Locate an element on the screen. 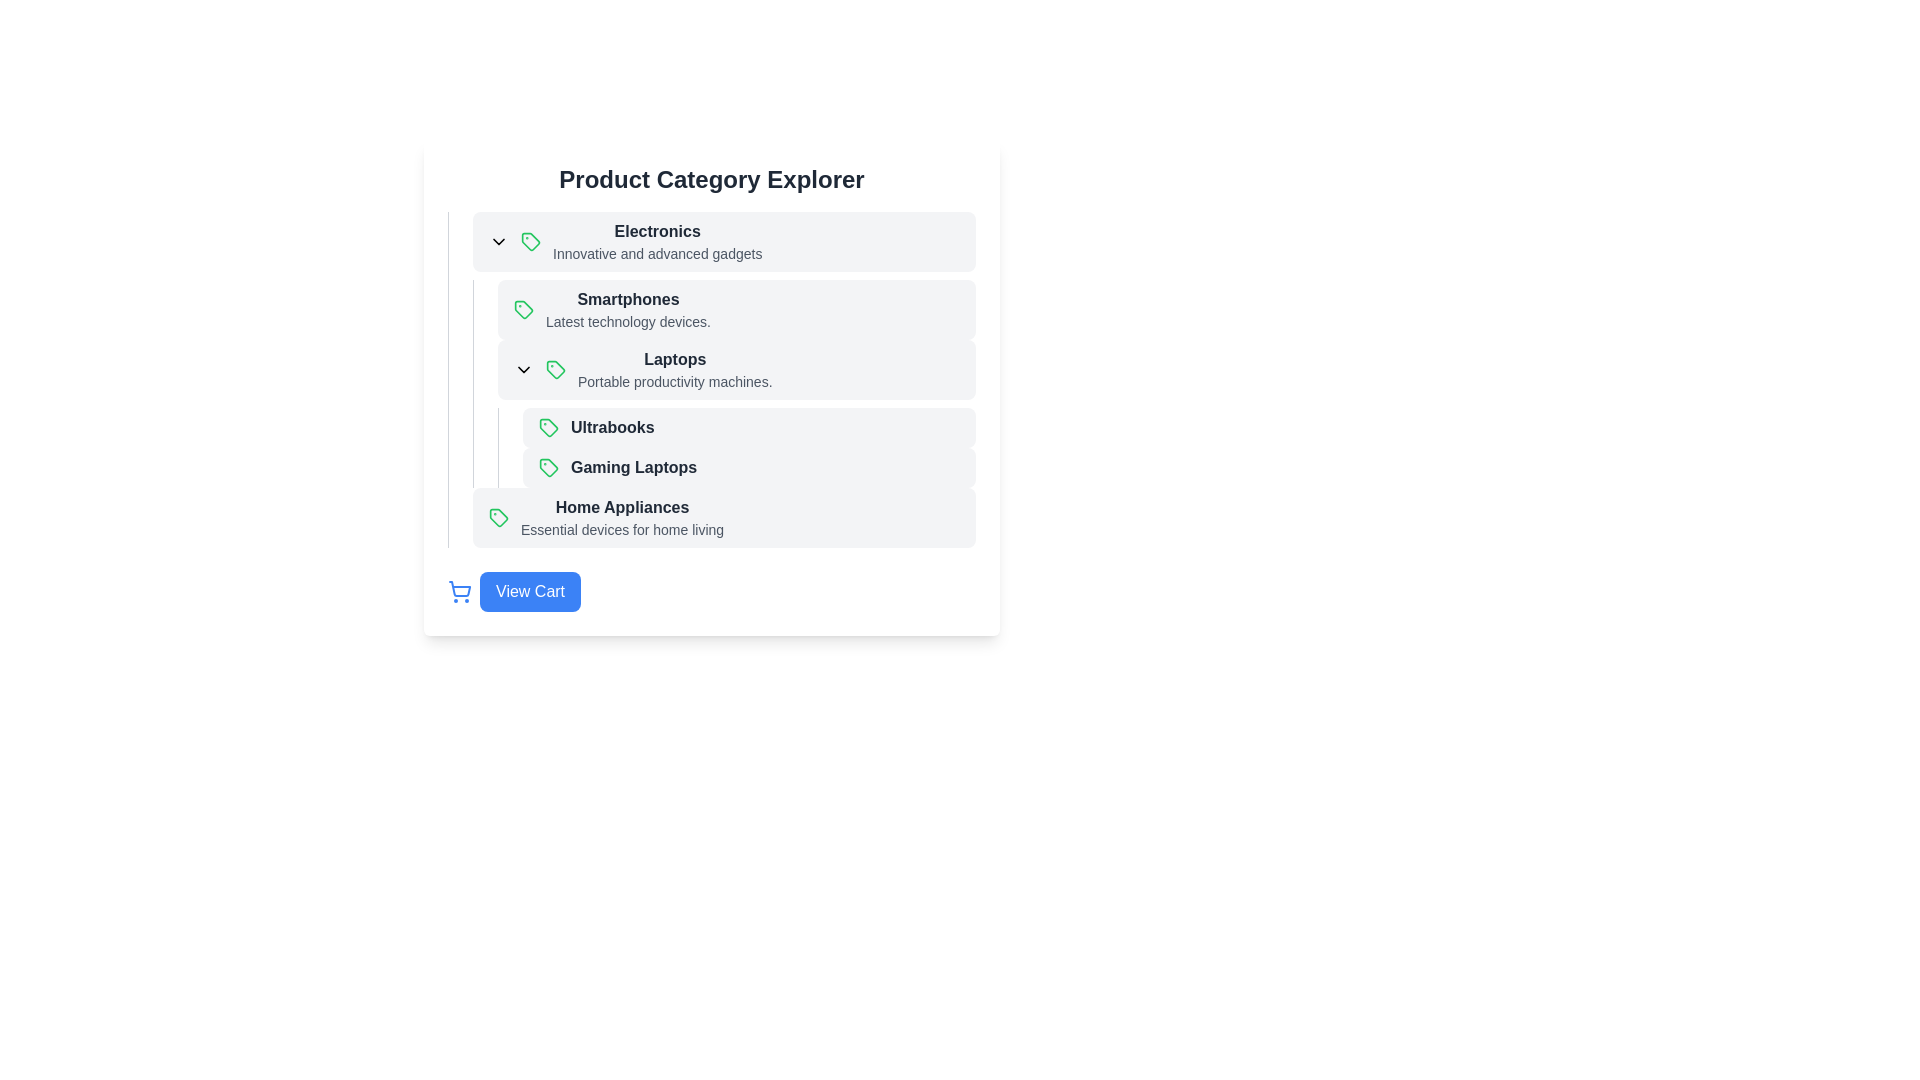  the first clickable item in the 'Laptops' category list is located at coordinates (736, 427).